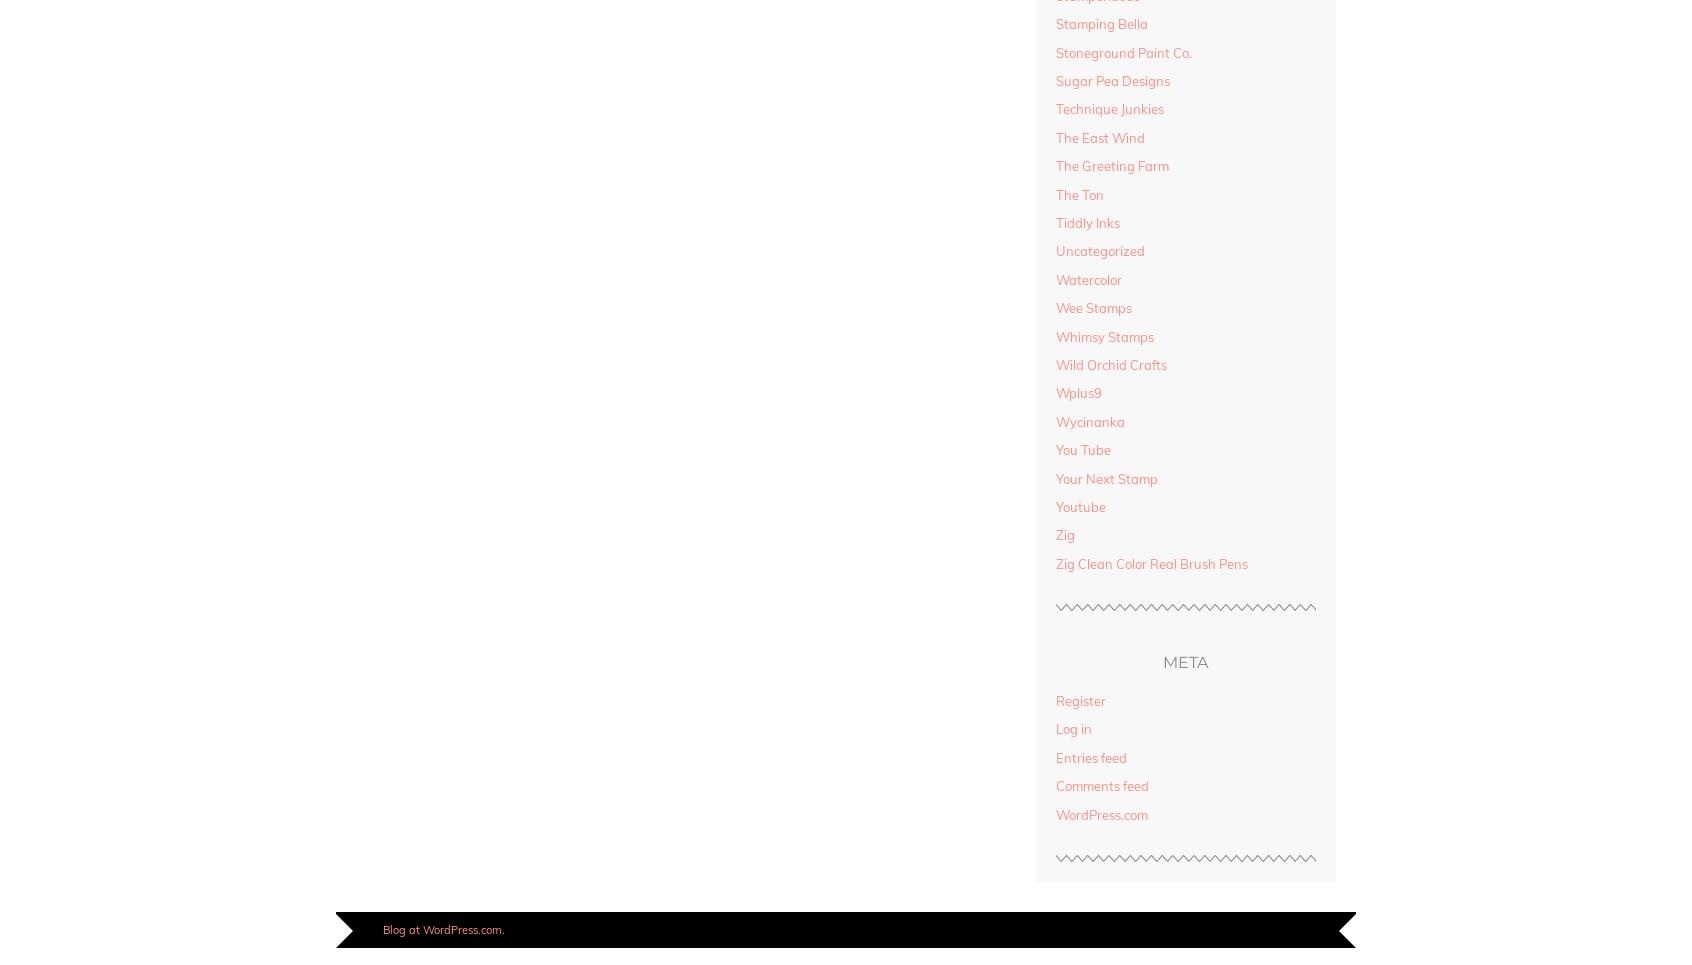 The height and width of the screenshot is (965, 1692). What do you see at coordinates (1099, 249) in the screenshot?
I see `'Uncategorized'` at bounding box center [1099, 249].